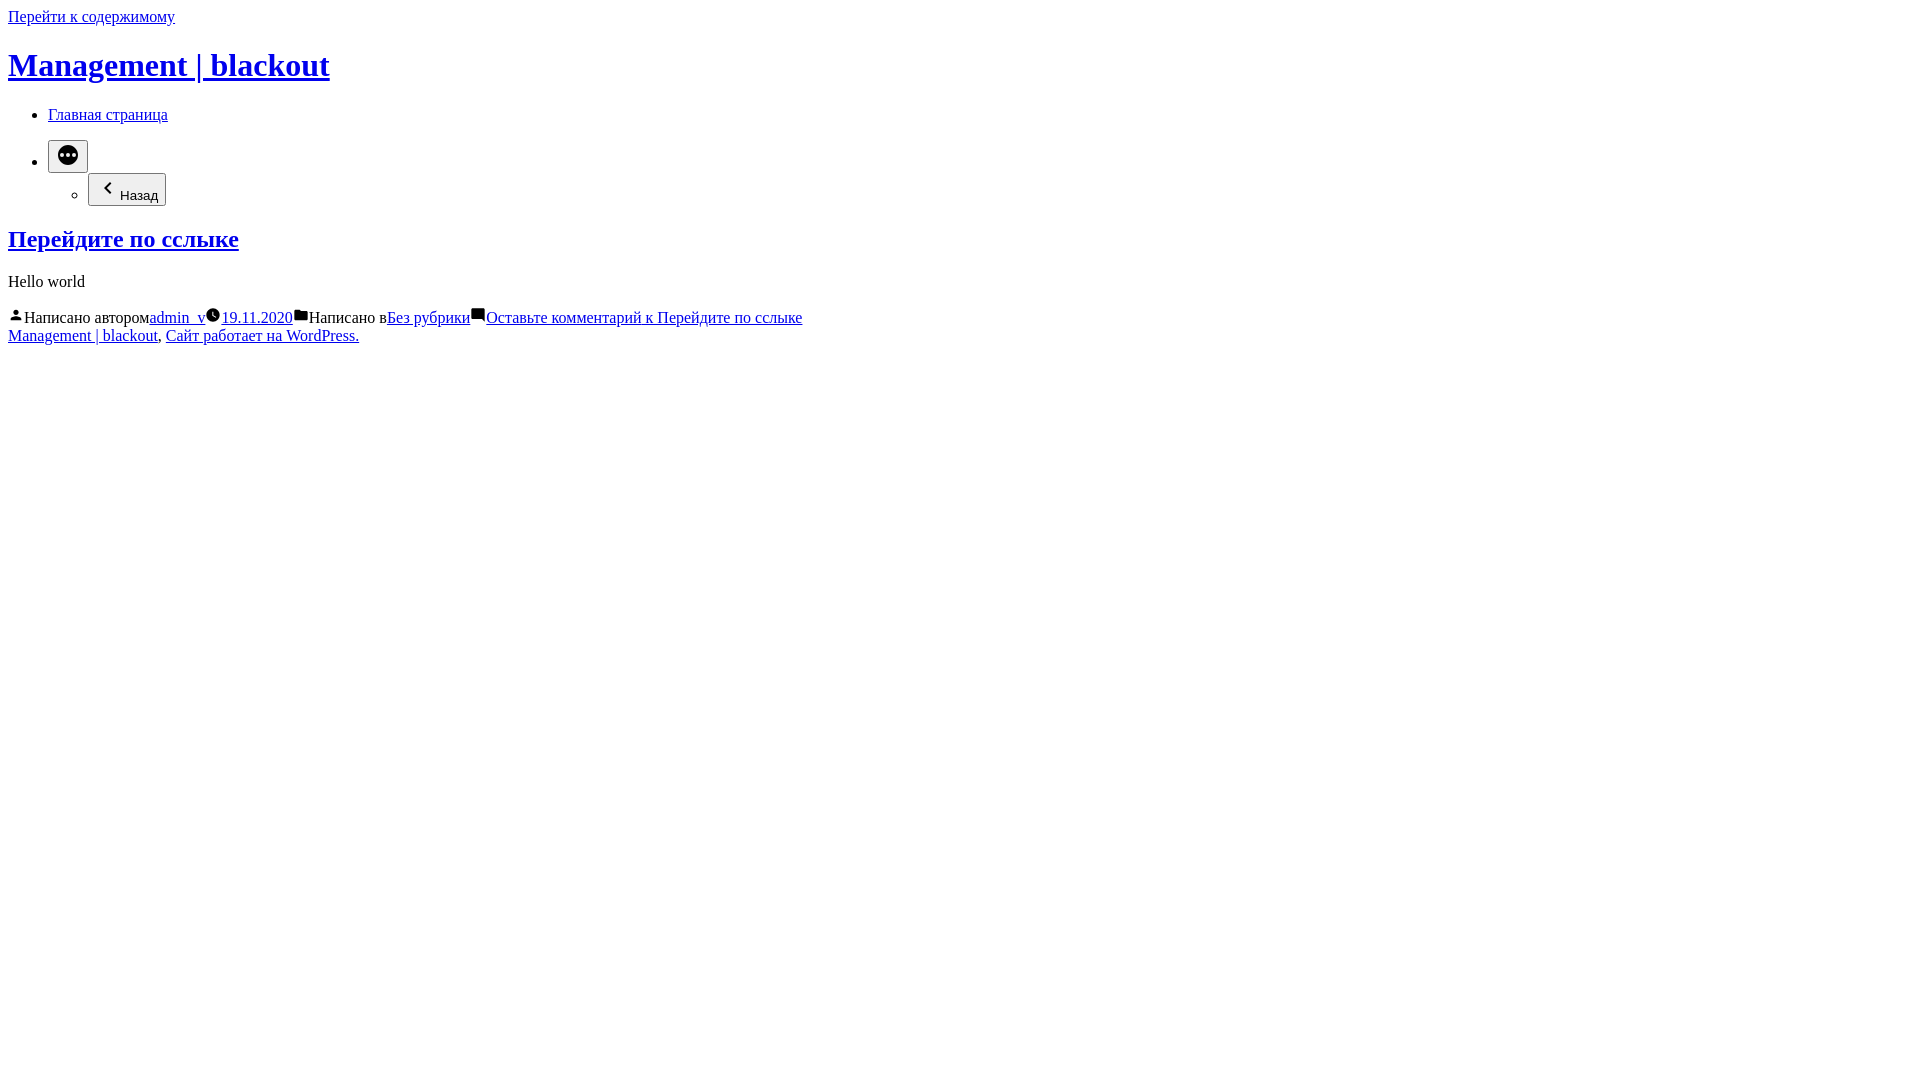 The height and width of the screenshot is (1080, 1920). Describe the element at coordinates (177, 316) in the screenshot. I see `'admin_v'` at that location.